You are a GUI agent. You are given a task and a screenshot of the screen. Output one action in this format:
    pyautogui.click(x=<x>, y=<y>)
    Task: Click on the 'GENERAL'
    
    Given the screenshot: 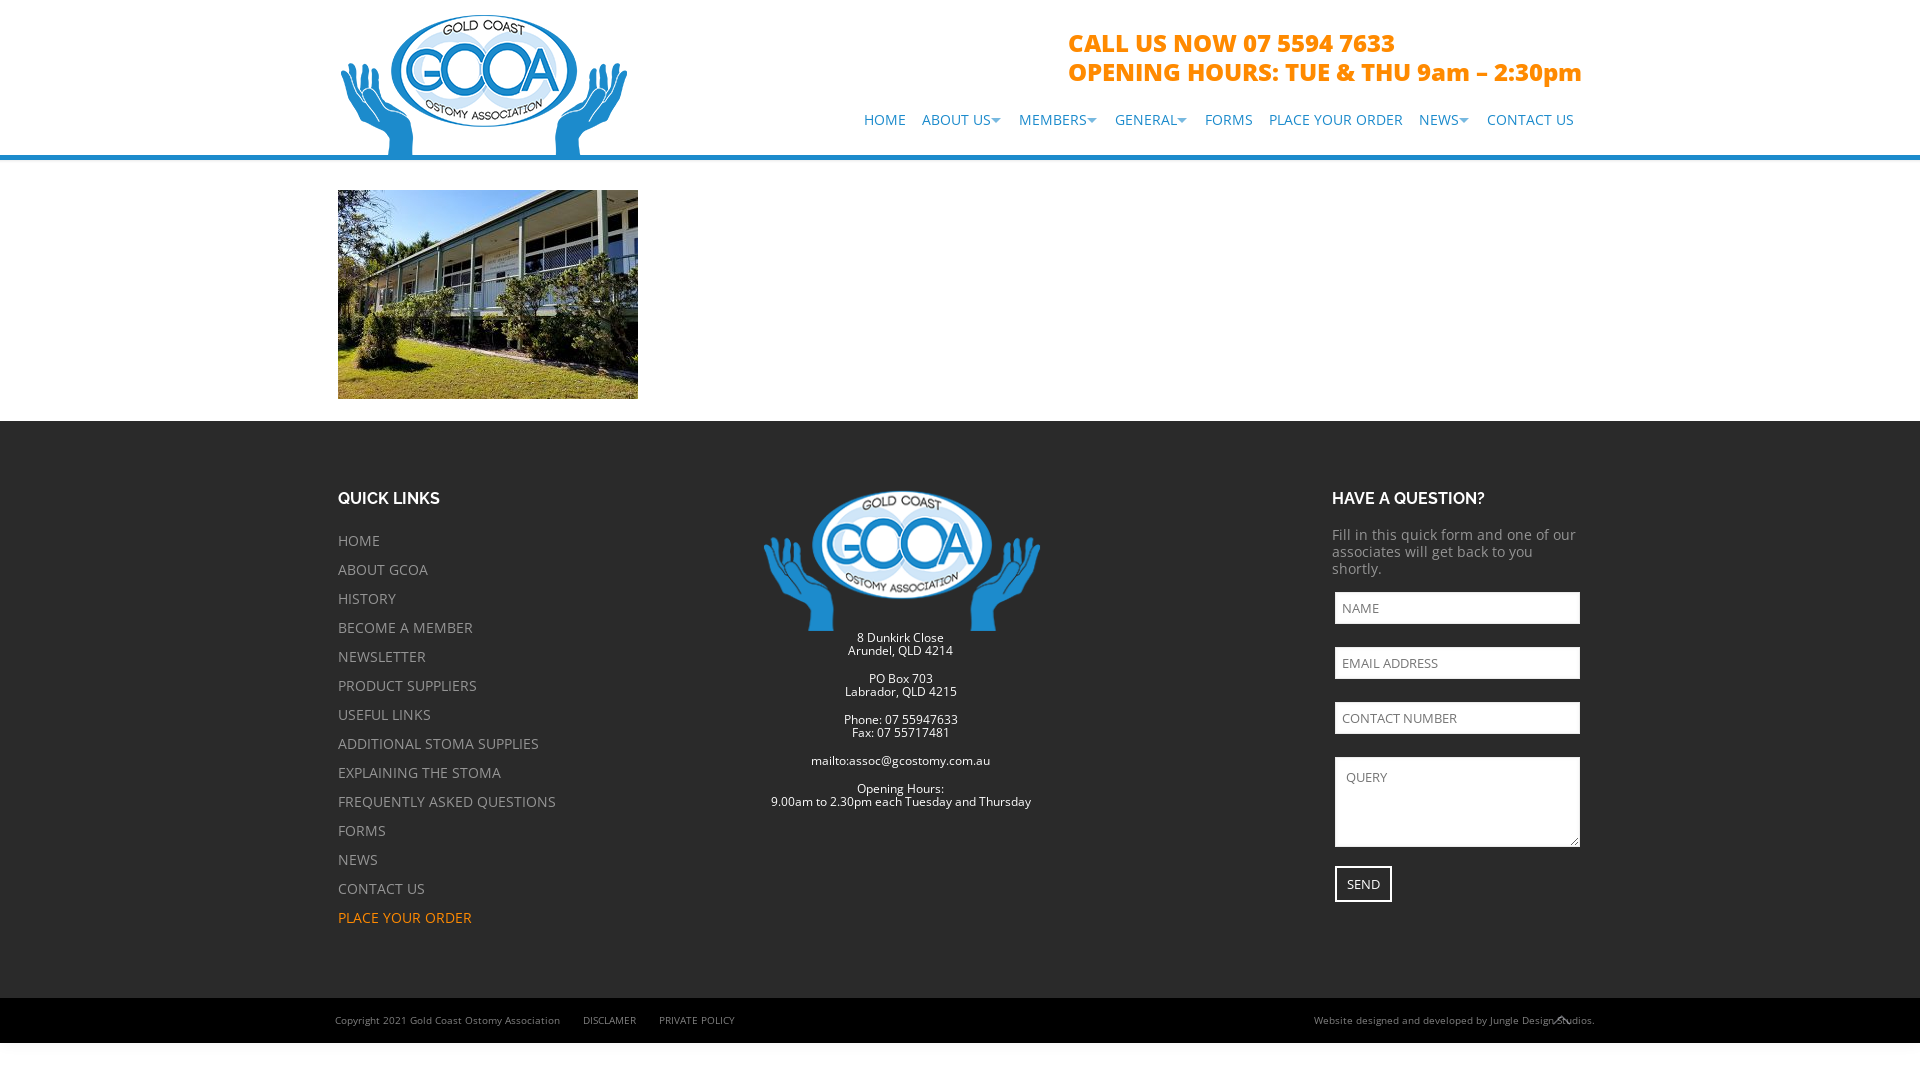 What is the action you would take?
    pyautogui.click(x=1152, y=119)
    